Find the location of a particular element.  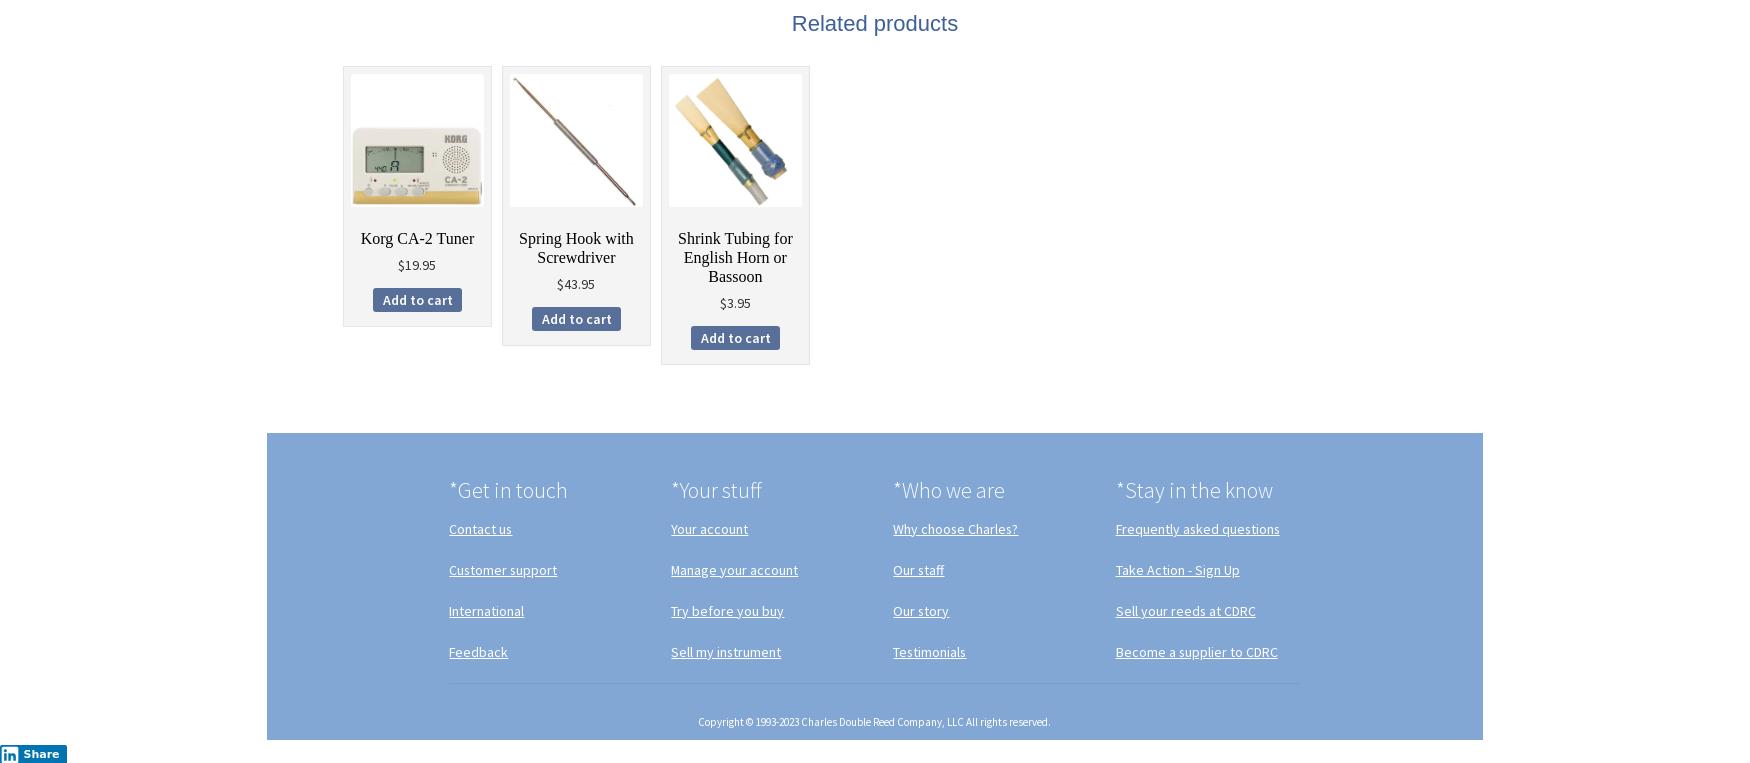

'43.95' is located at coordinates (579, 283).